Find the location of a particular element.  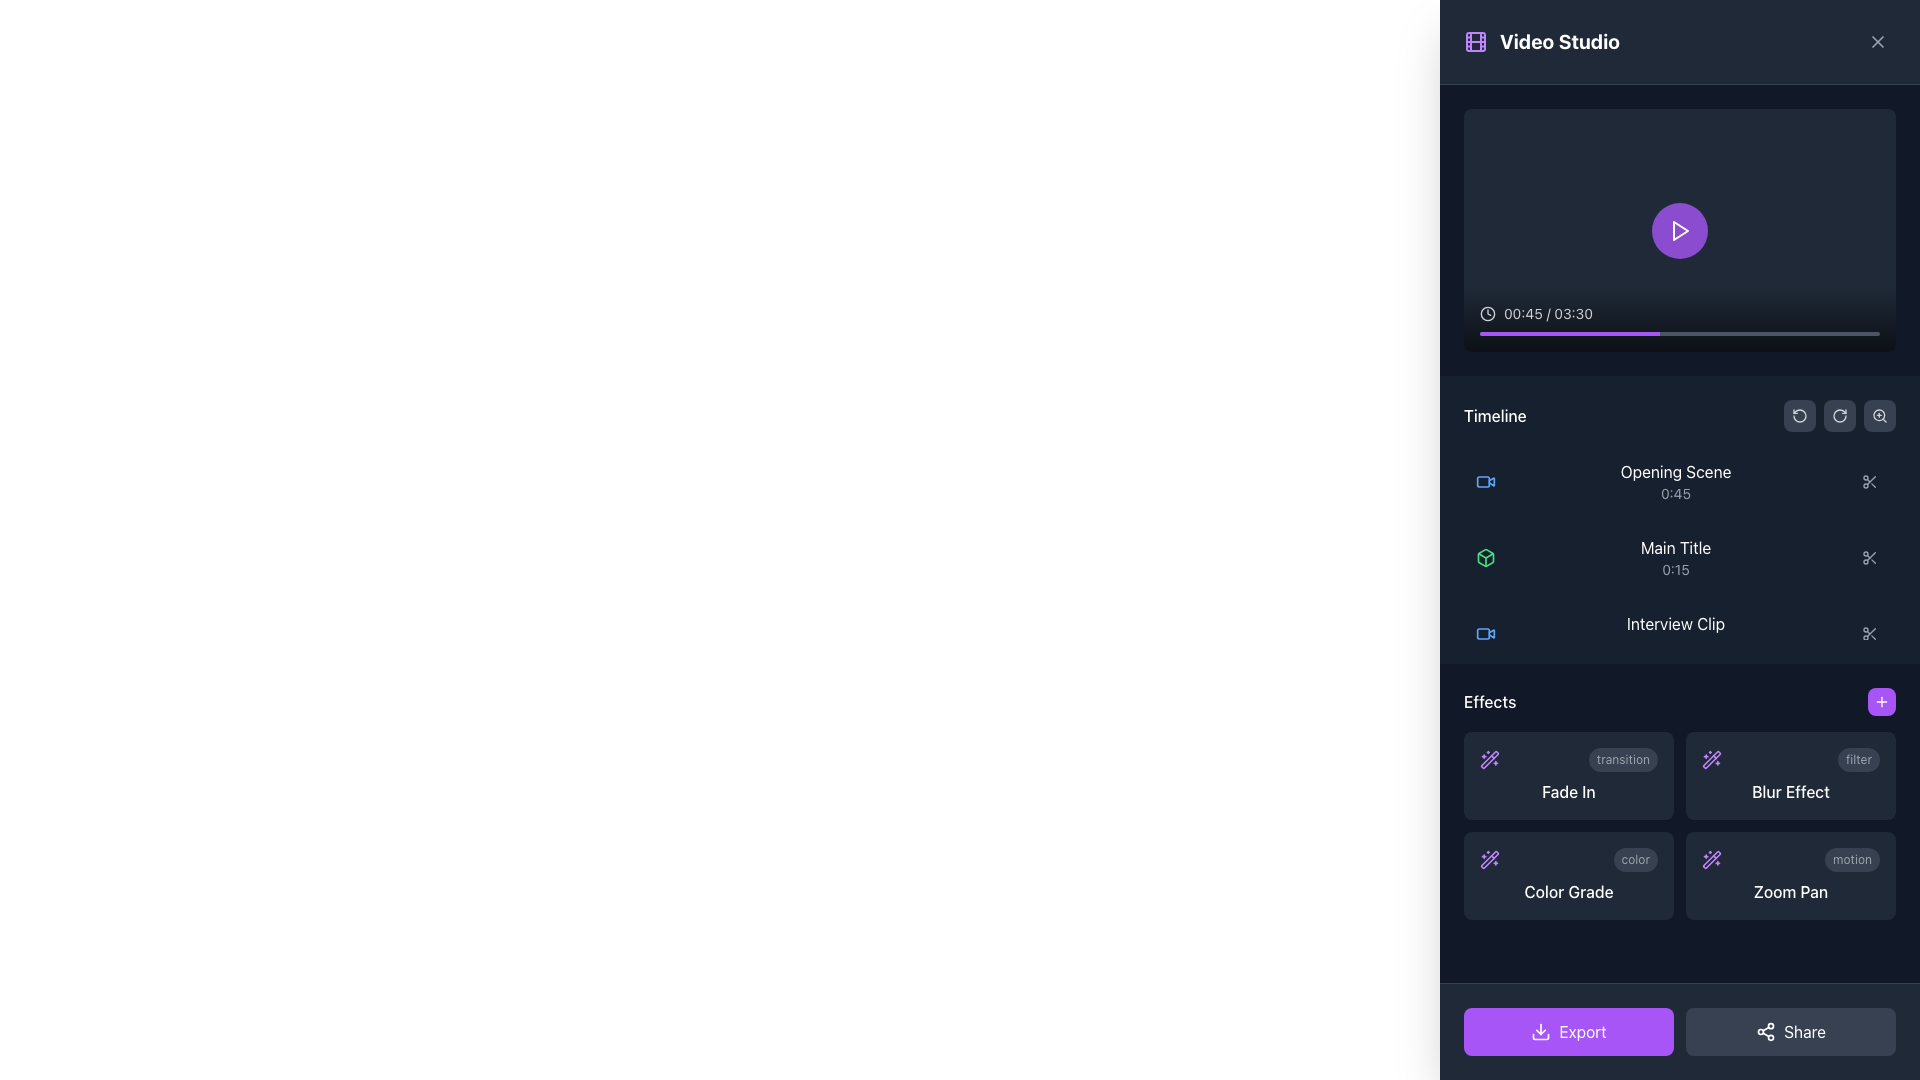

the 'Blur Effect' text label is located at coordinates (1790, 790).